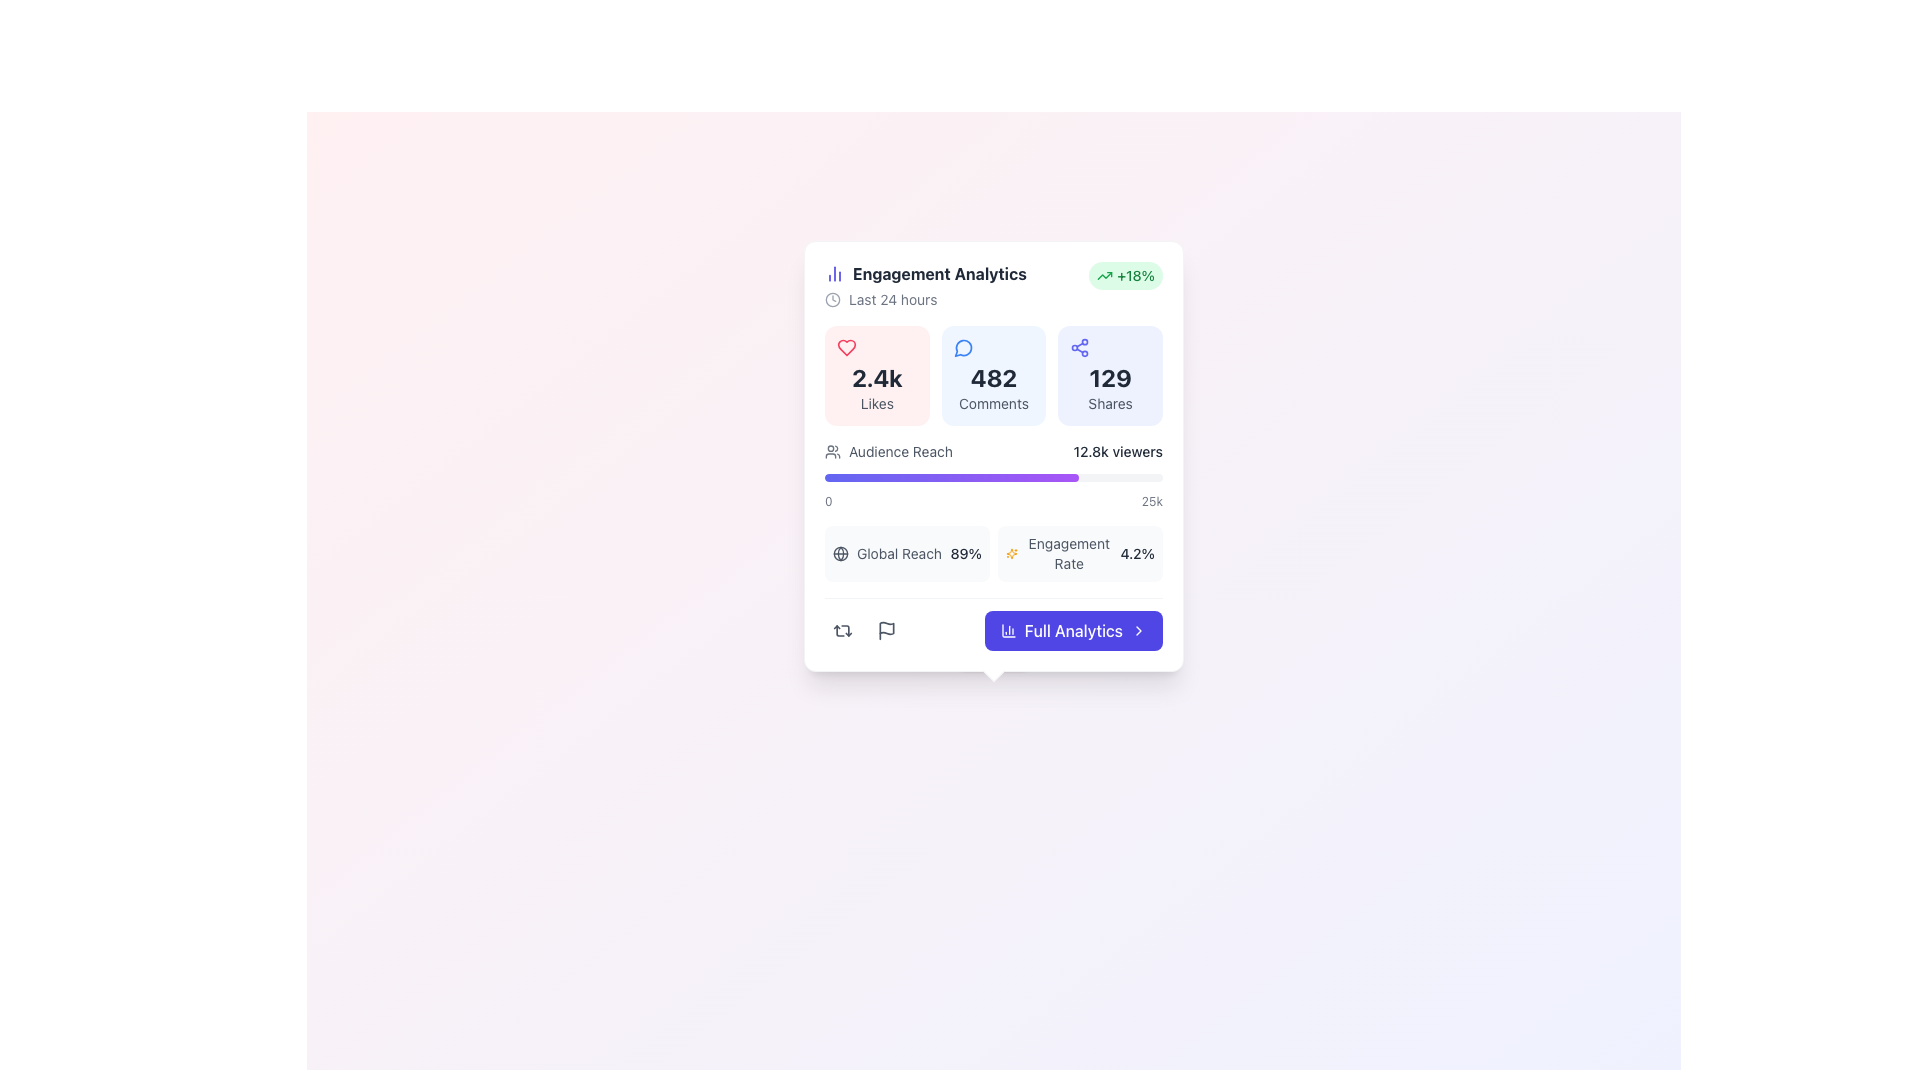 The height and width of the screenshot is (1080, 1920). Describe the element at coordinates (993, 478) in the screenshot. I see `the visual progression level of the Progress Bar located centrally beneath the text '12.8k viewers' and above the labels '0' and '25k'` at that location.